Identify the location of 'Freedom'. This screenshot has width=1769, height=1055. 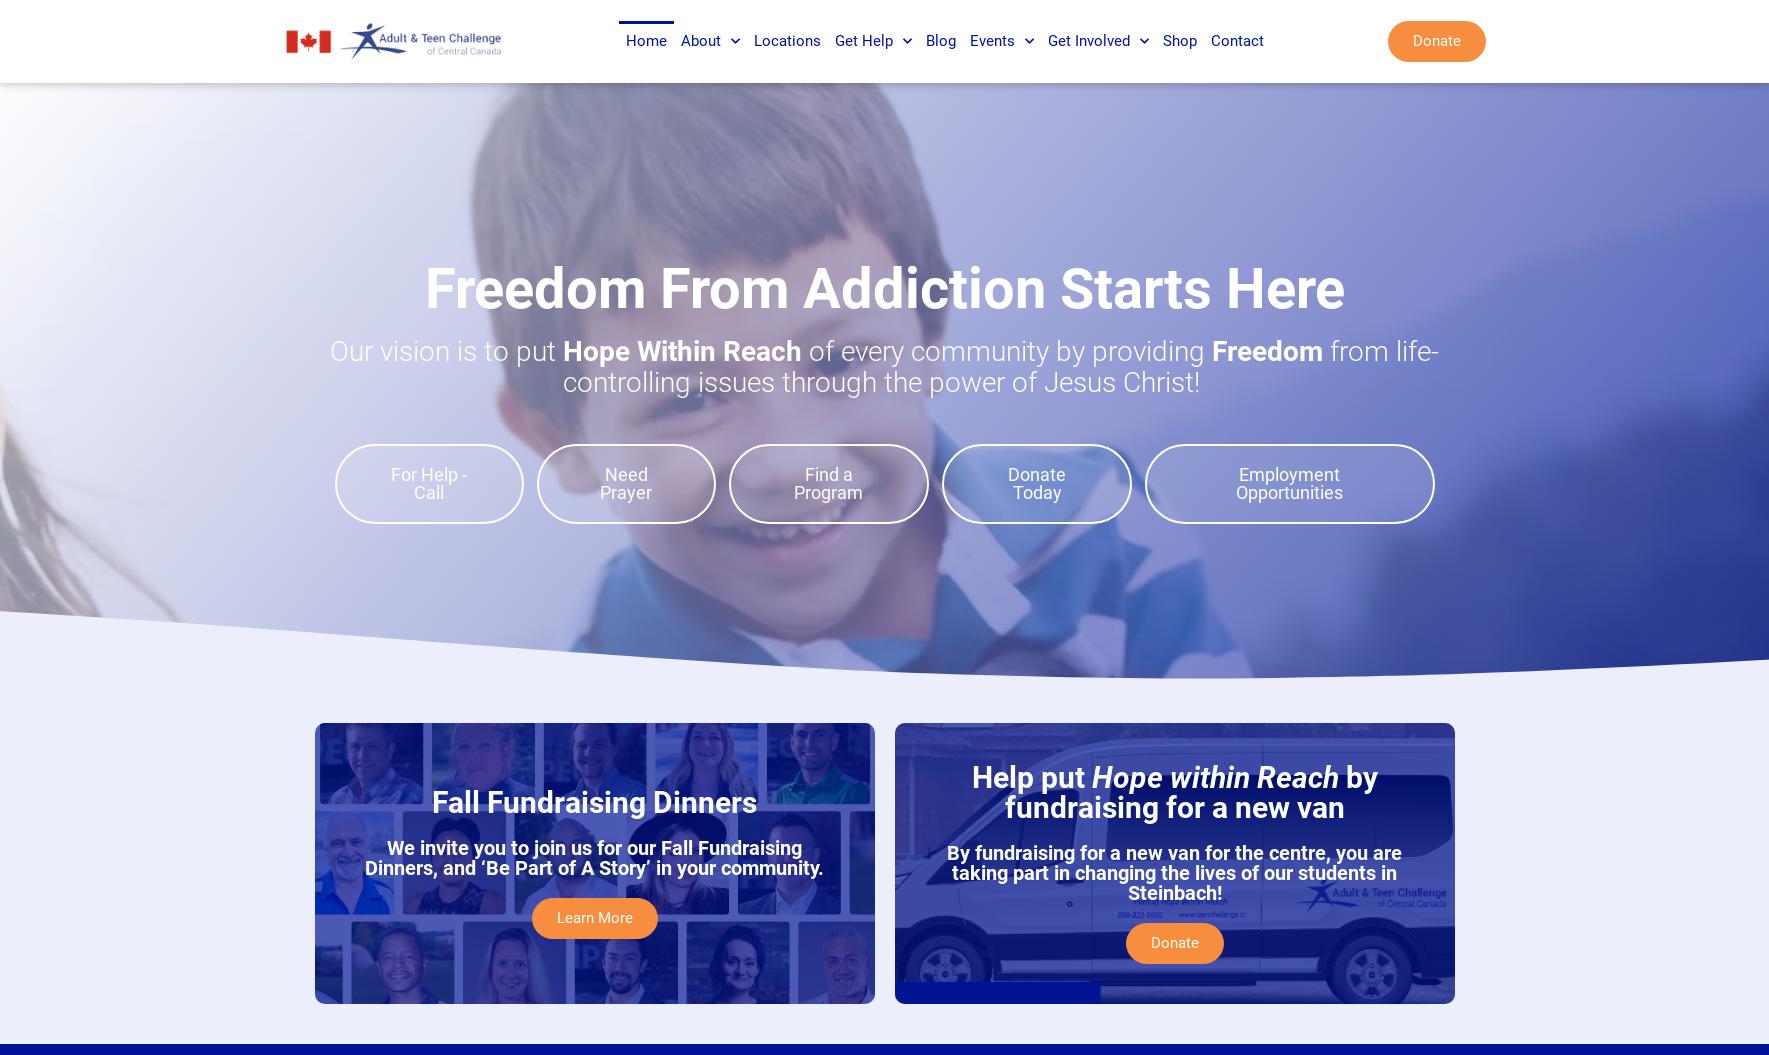
(1271, 350).